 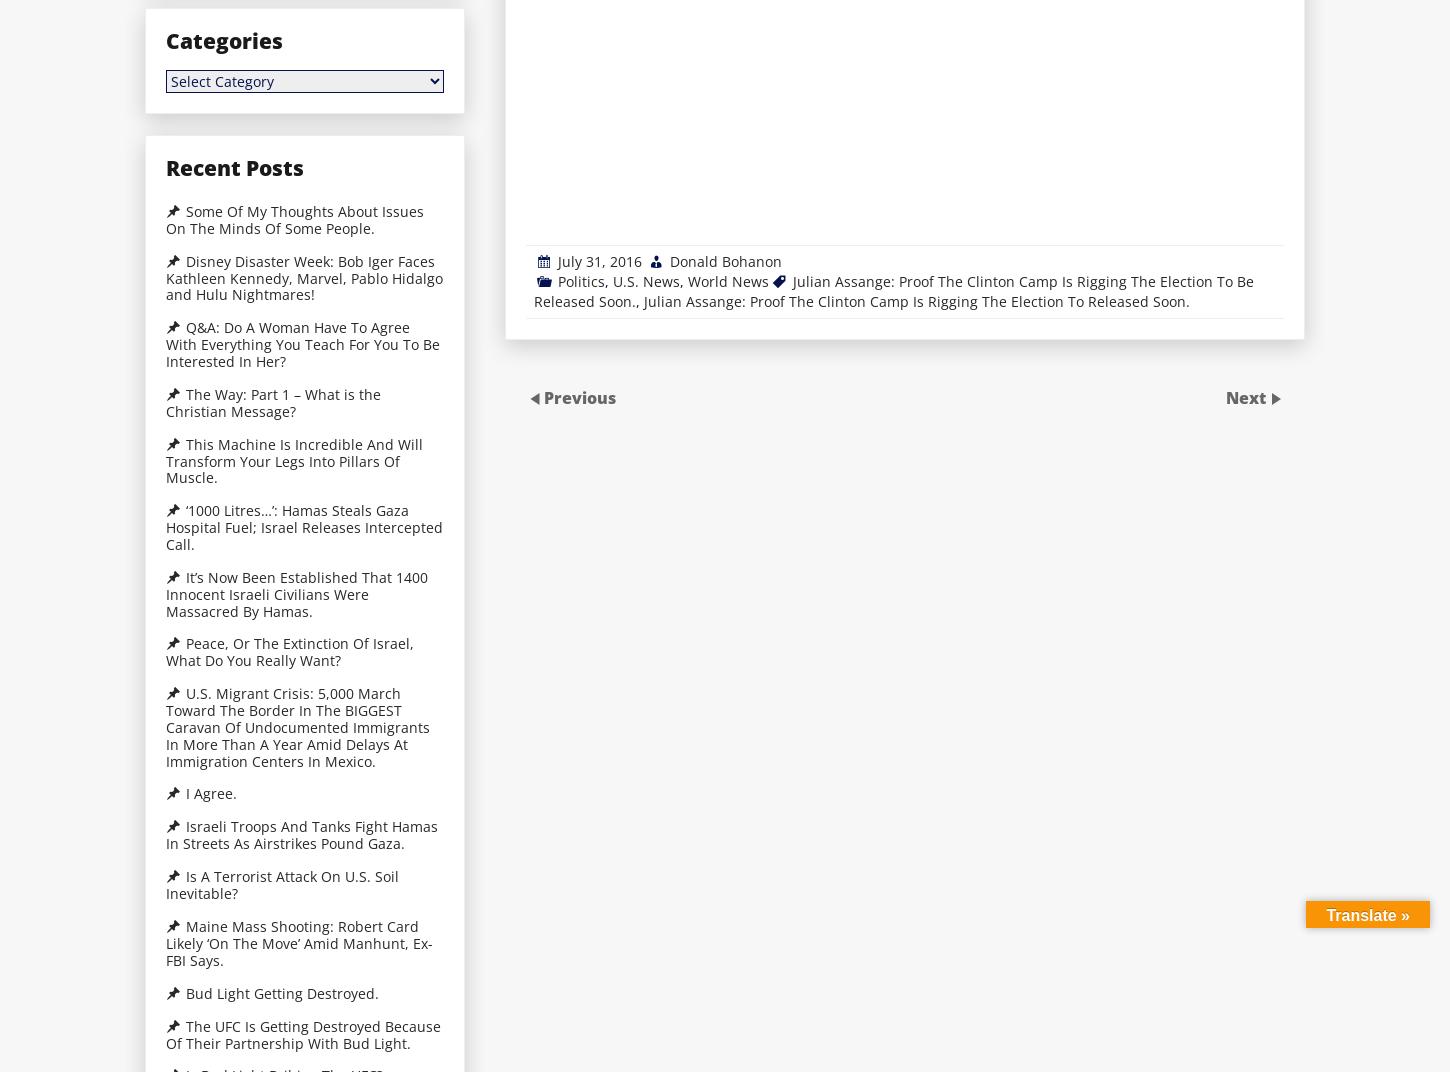 I want to click on 'Julian Assange: Proof The Clinton Camp Is Rigging The Election To Released Soon.', so click(x=642, y=300).